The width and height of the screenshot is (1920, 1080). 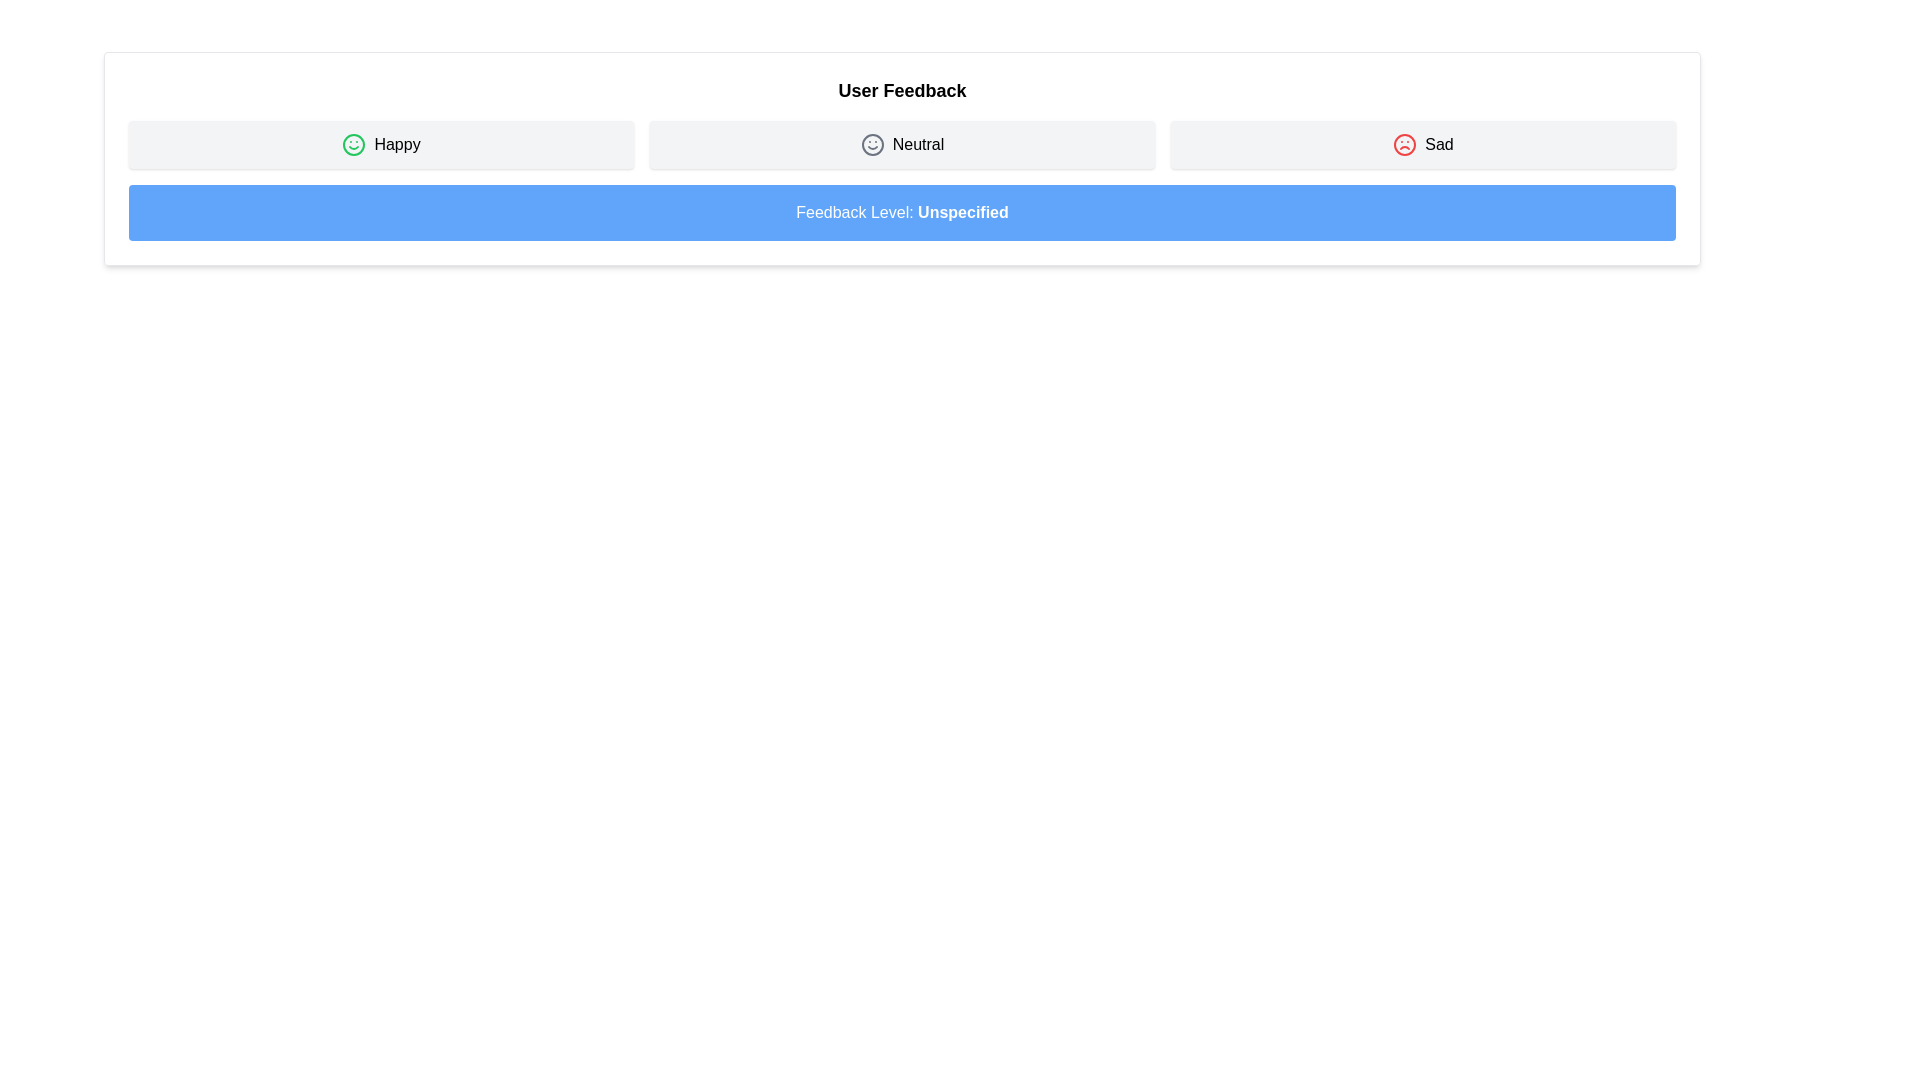 I want to click on the circular sad face icon with a red color scheme, located within the 'Sad' button, positioned at the far right of the top feedback row, so click(x=1404, y=144).